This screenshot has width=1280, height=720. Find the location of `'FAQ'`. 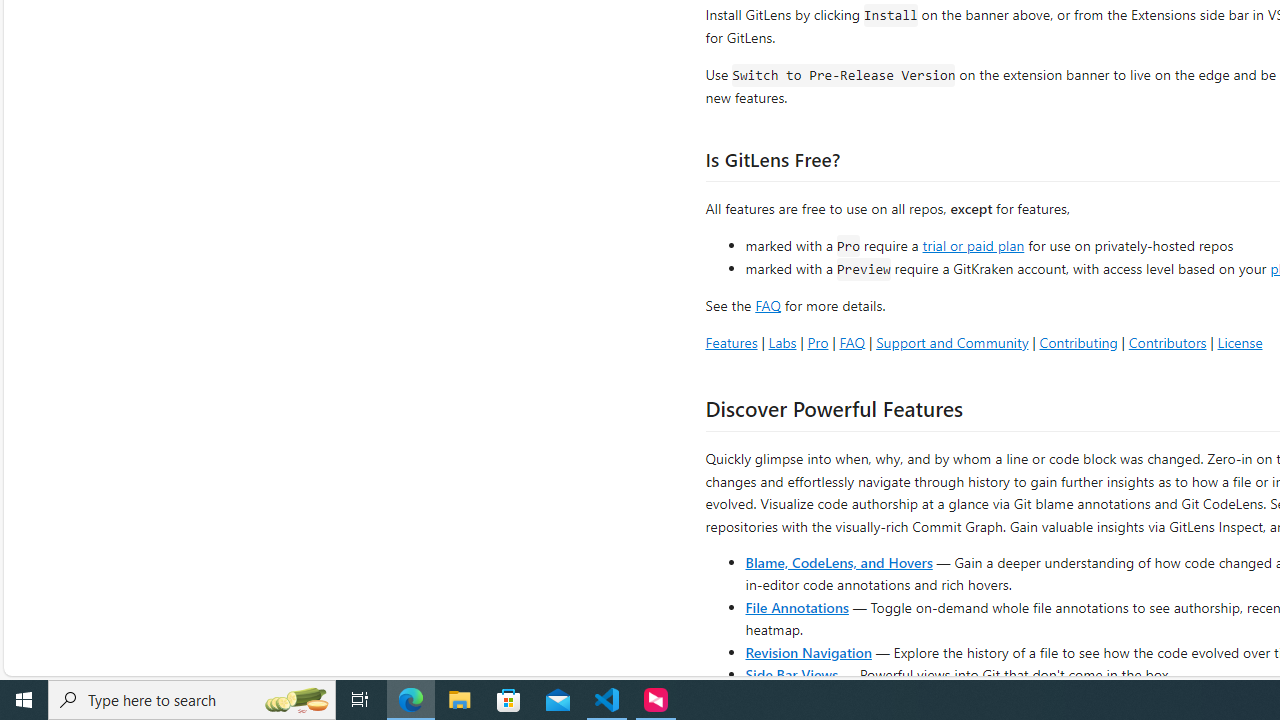

'FAQ' is located at coordinates (852, 341).